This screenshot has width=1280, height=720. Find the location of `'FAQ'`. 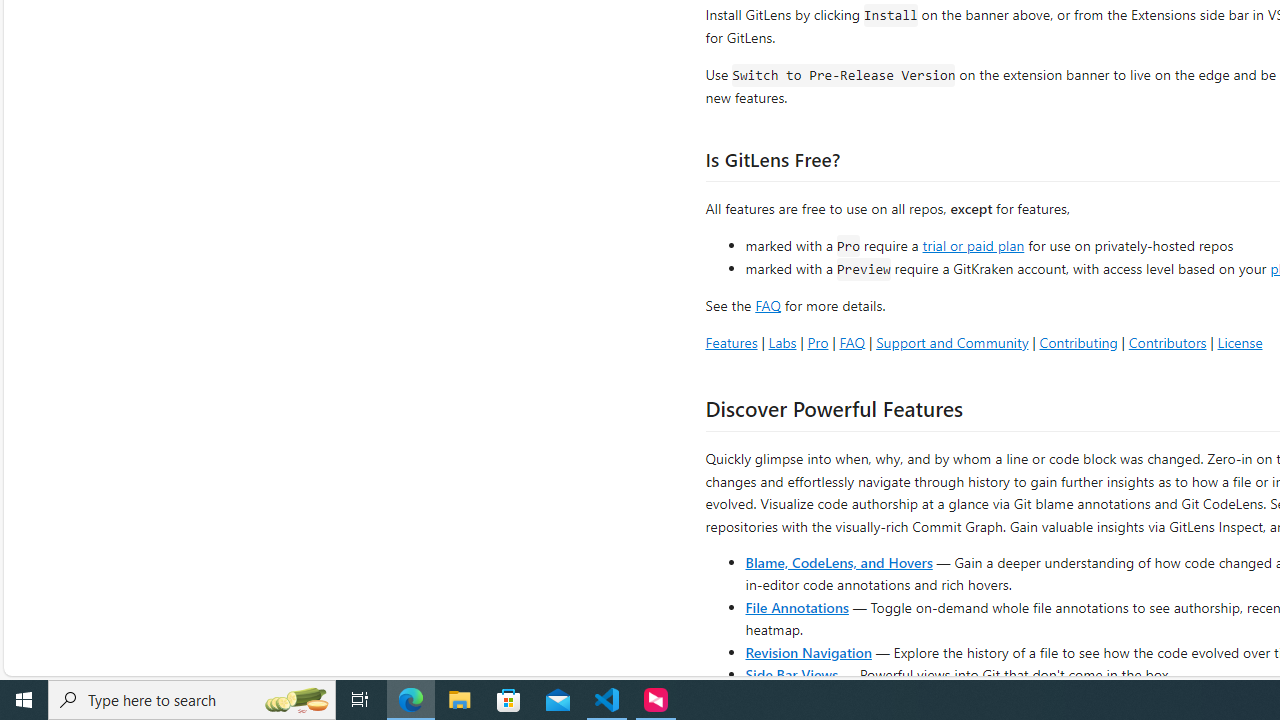

'FAQ' is located at coordinates (852, 341).